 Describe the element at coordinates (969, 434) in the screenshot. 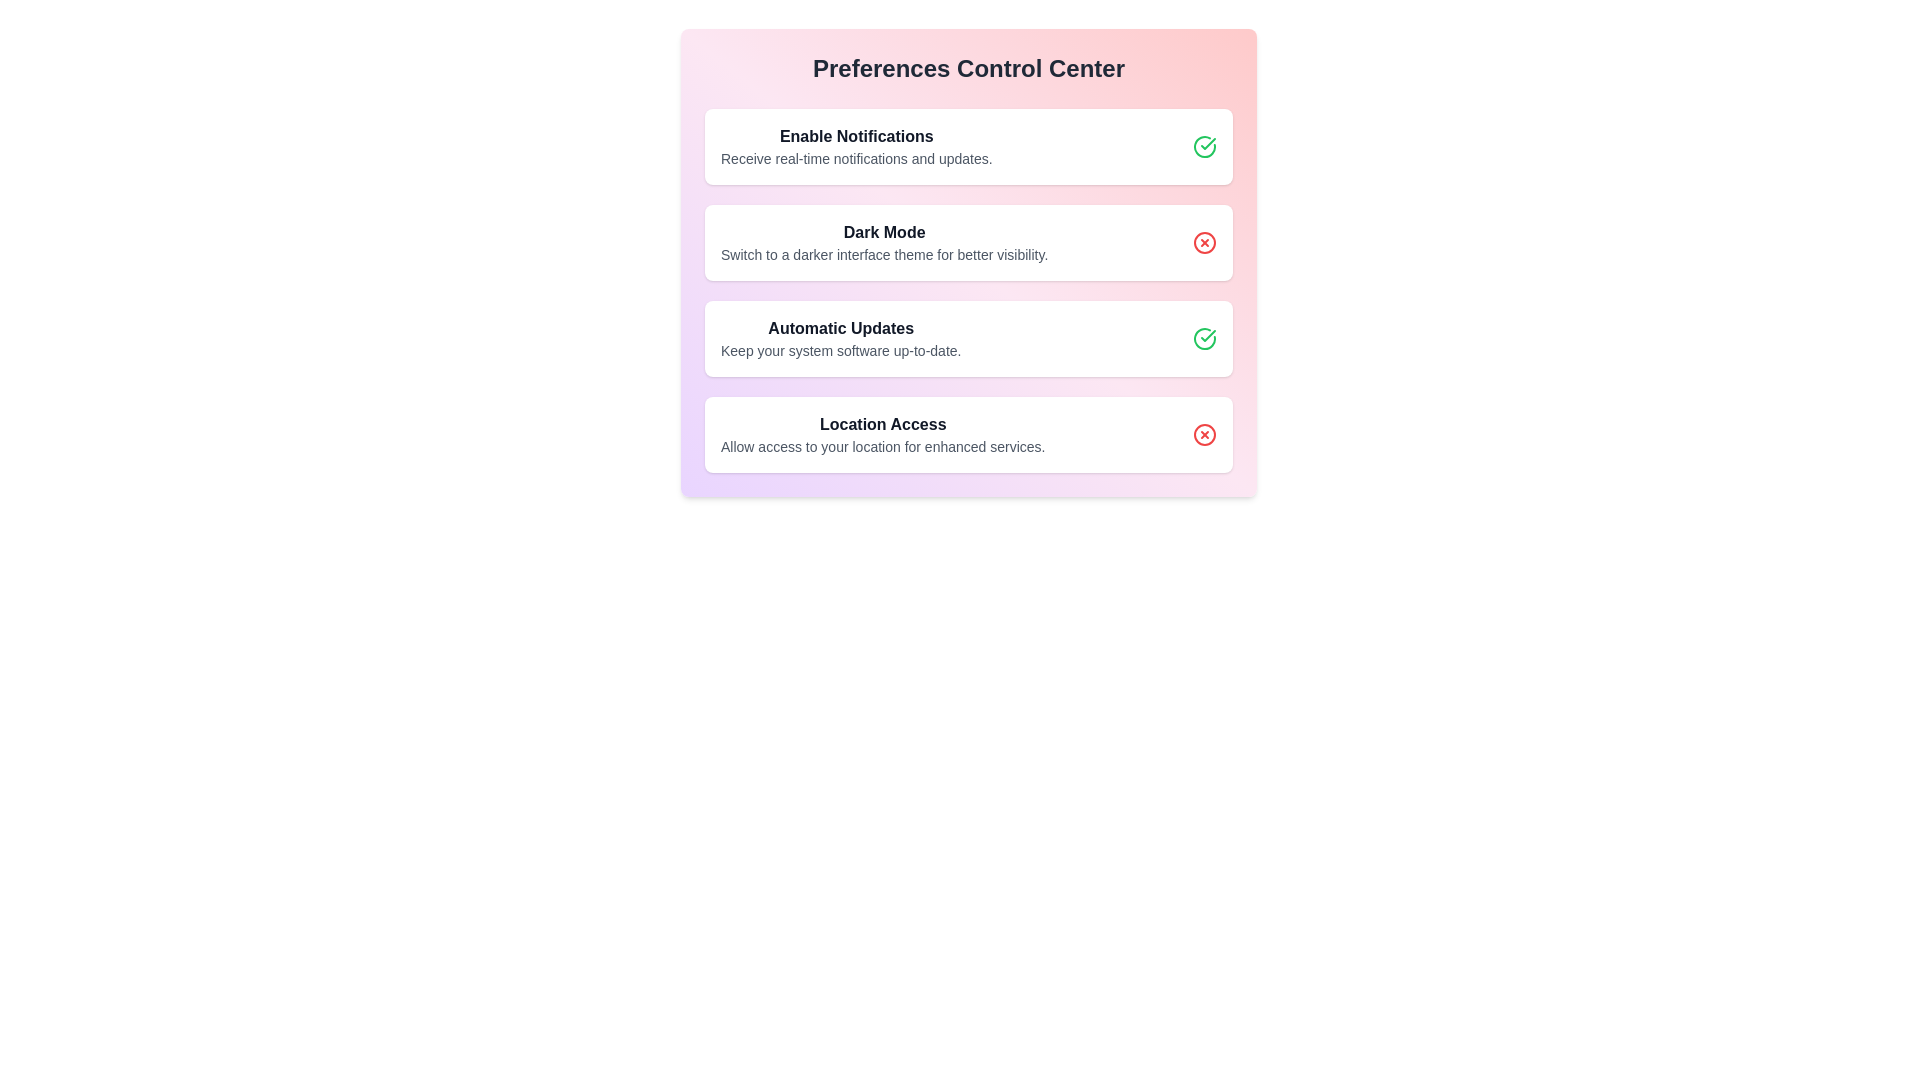

I see `the Informational card about location access settings in the Preferences Control Center` at that location.